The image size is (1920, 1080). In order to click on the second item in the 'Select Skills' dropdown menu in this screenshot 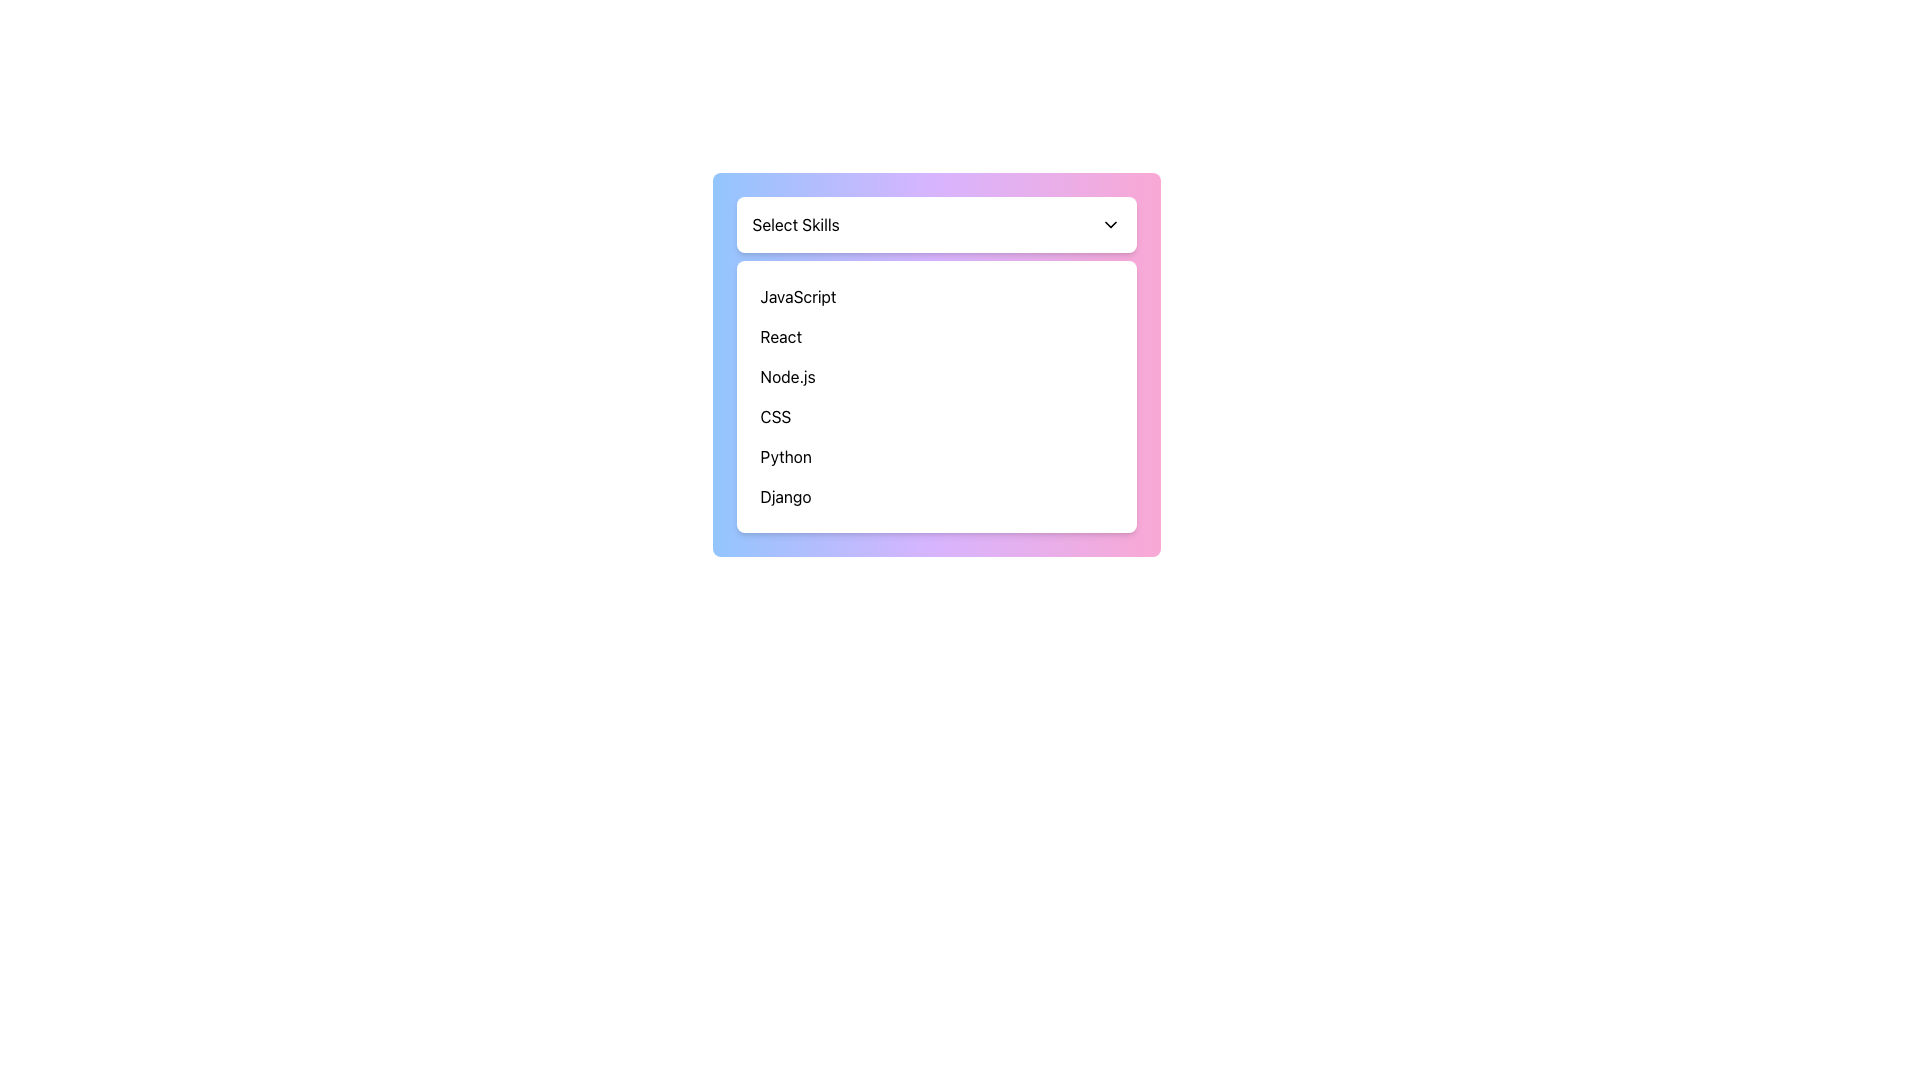, I will do `click(935, 335)`.